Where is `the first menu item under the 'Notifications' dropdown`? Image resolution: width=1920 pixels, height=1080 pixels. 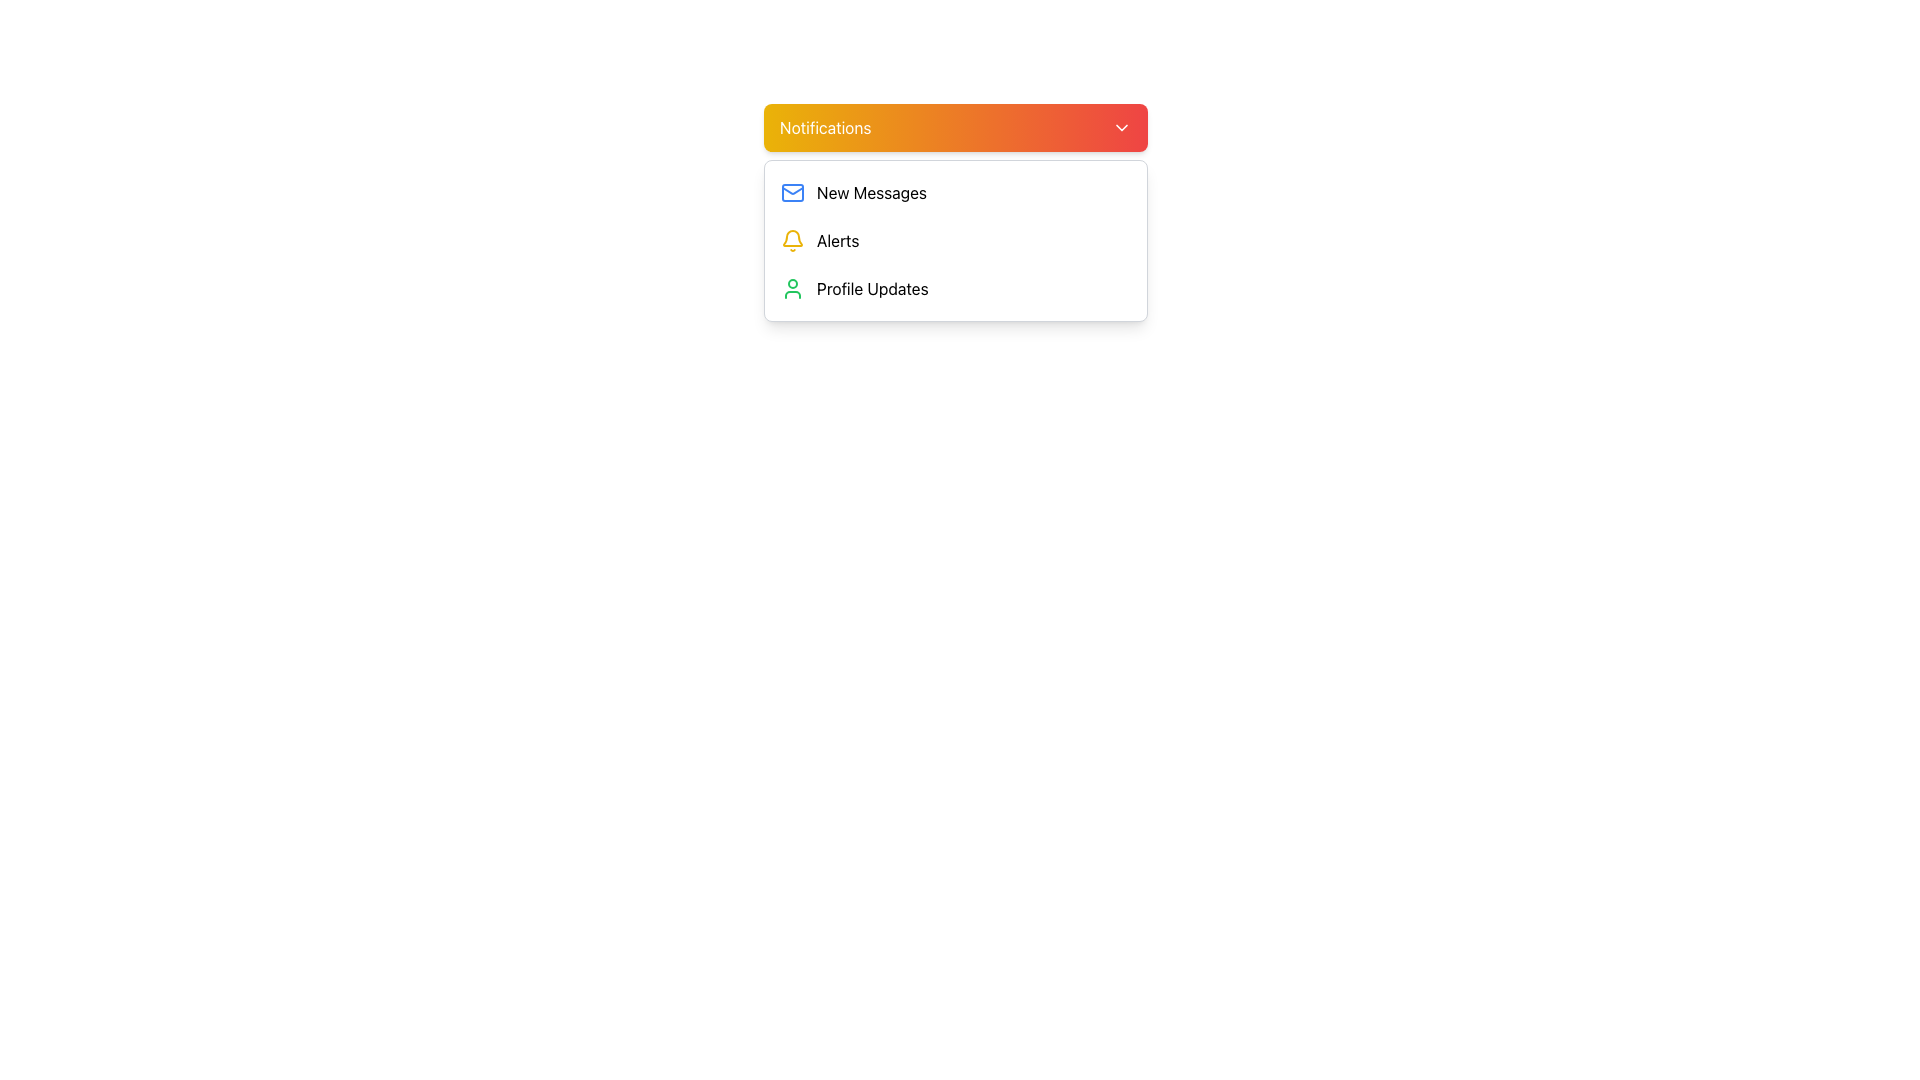 the first menu item under the 'Notifications' dropdown is located at coordinates (954, 192).